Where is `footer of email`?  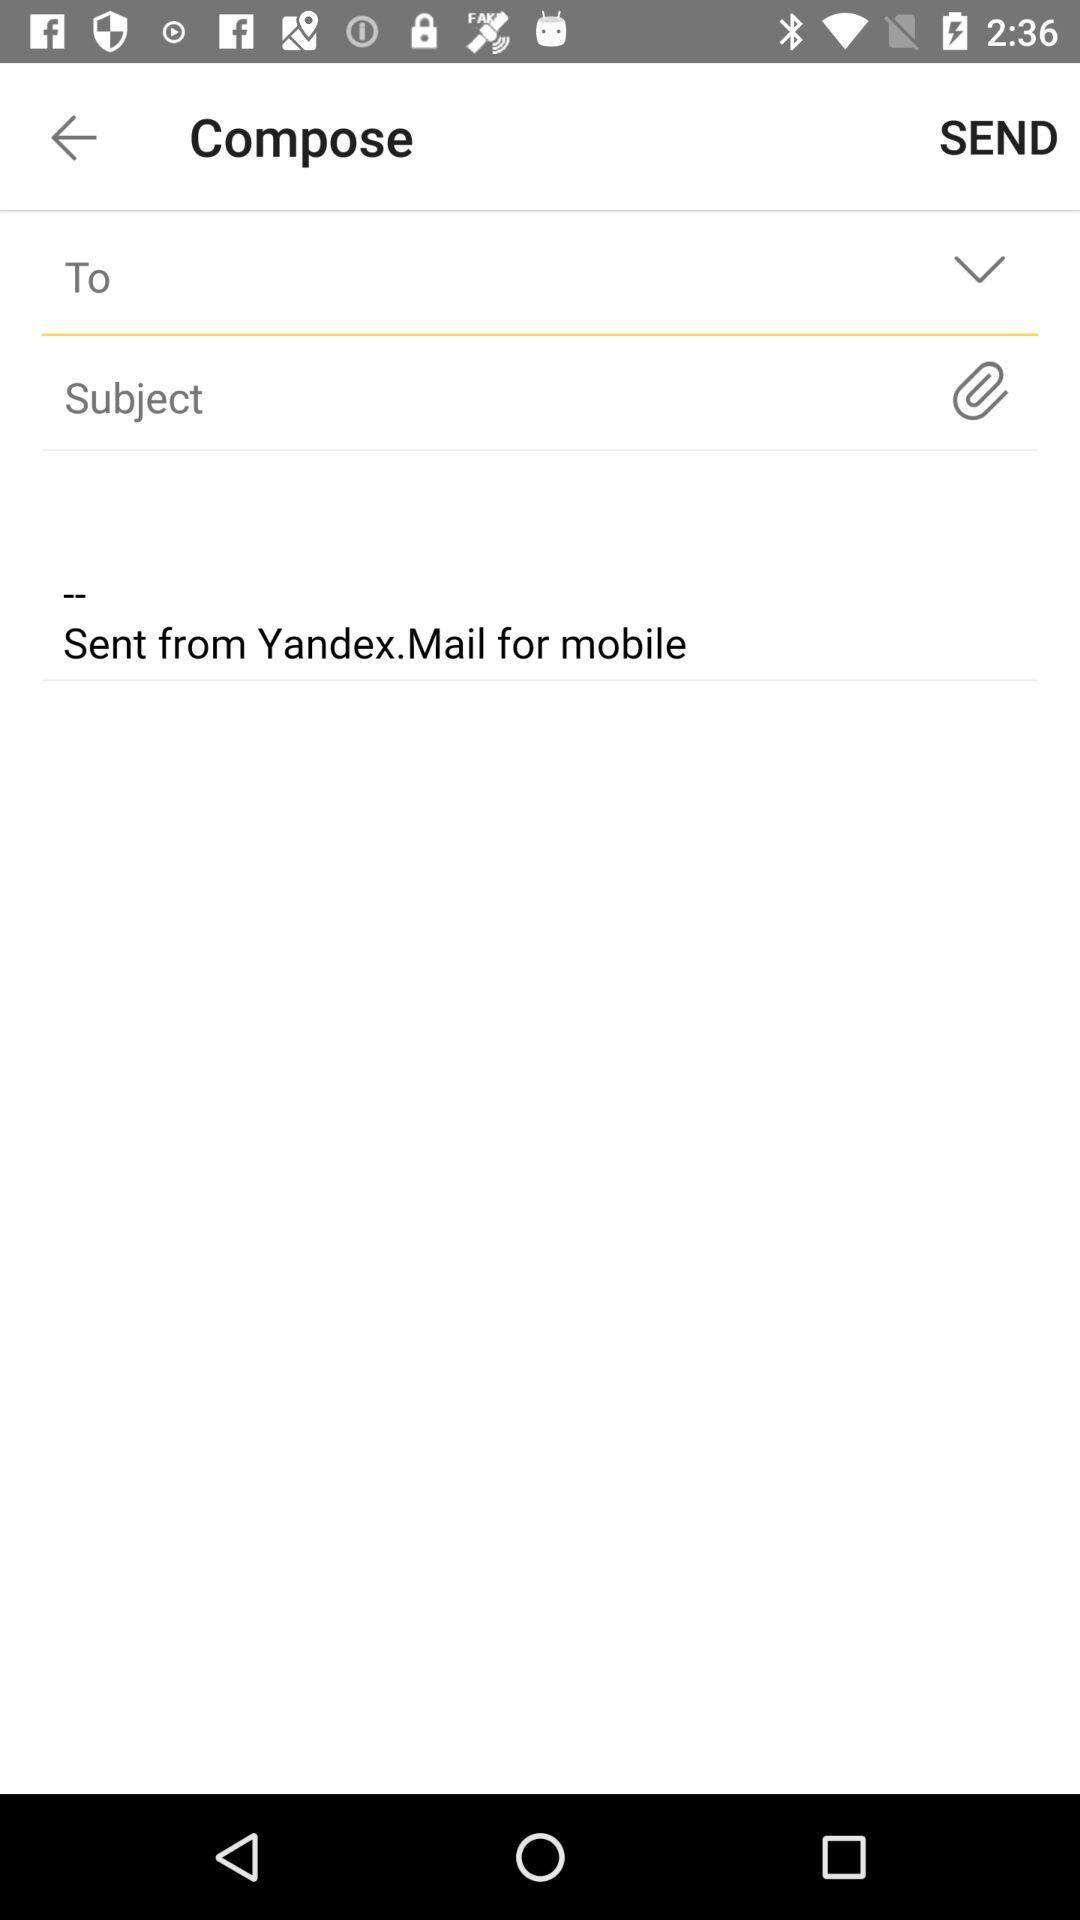 footer of email is located at coordinates (540, 568).